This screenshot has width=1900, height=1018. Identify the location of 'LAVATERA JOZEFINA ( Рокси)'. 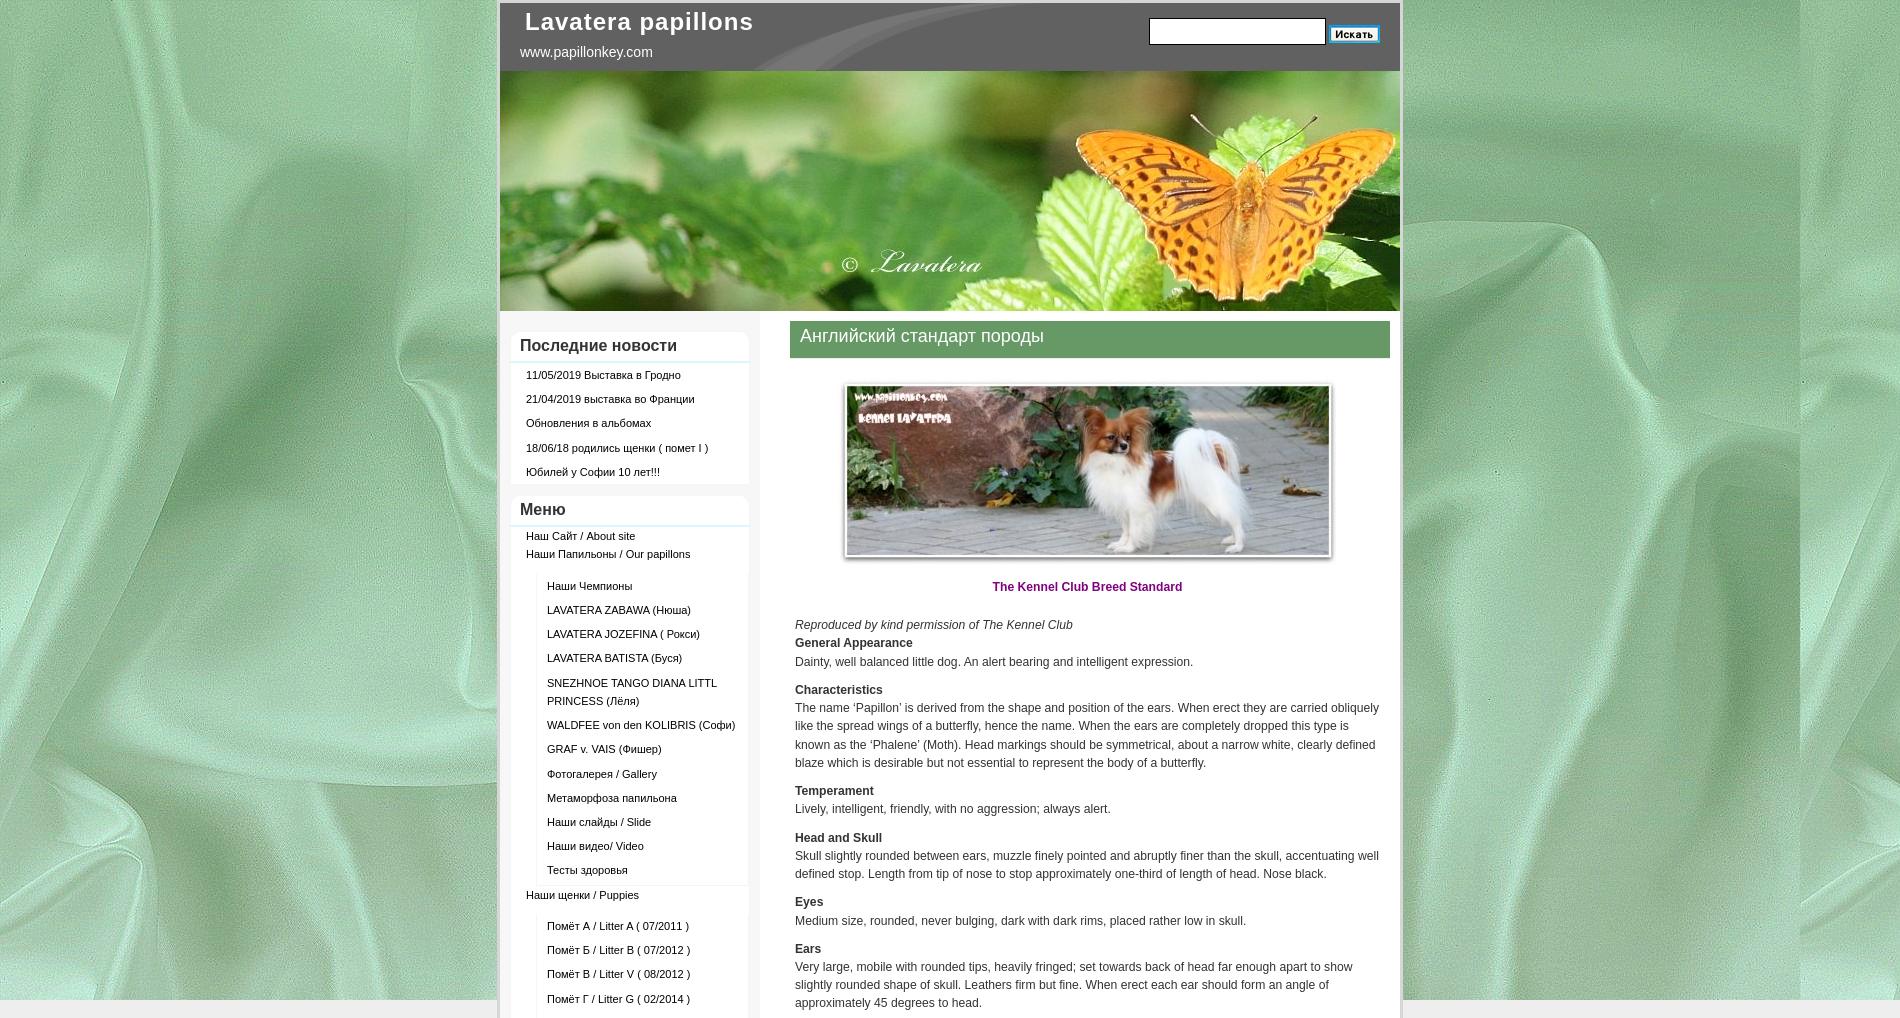
(547, 633).